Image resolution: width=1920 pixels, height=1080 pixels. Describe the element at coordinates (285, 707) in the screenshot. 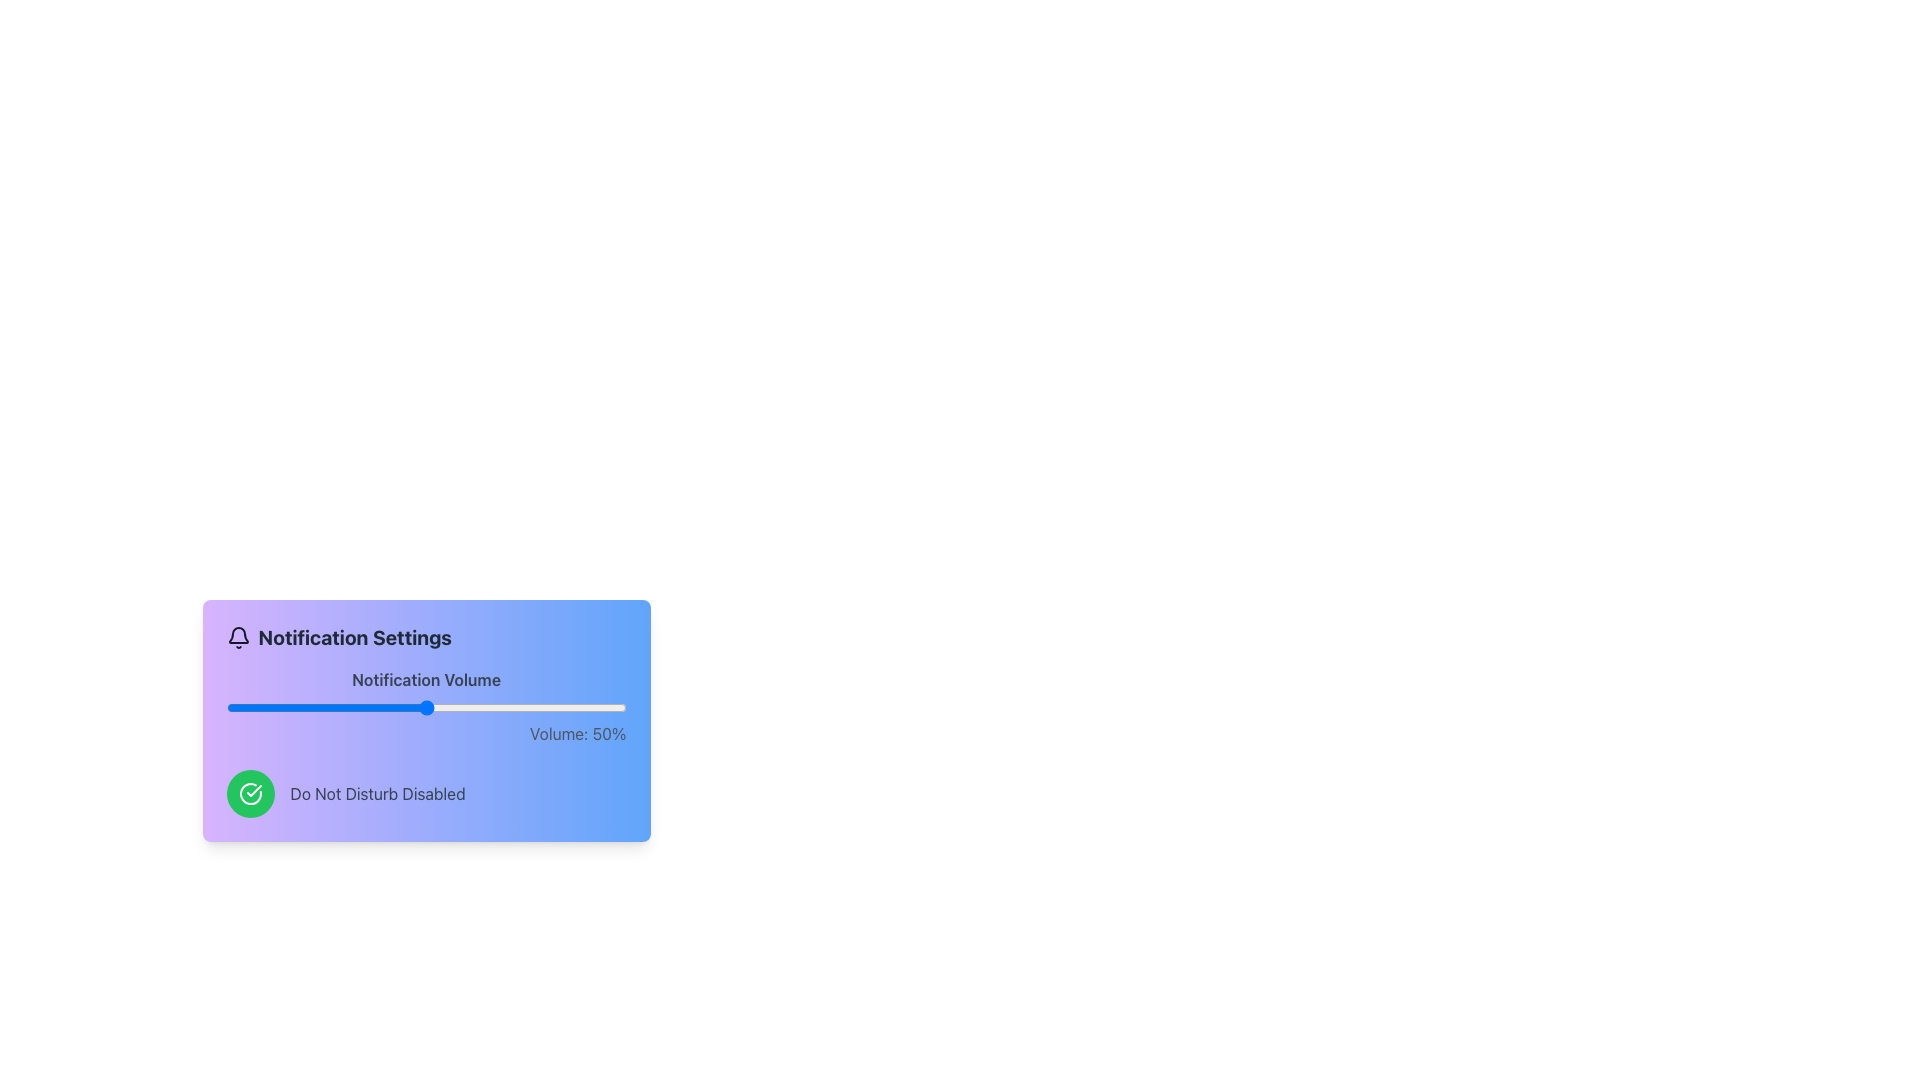

I see `notification volume` at that location.